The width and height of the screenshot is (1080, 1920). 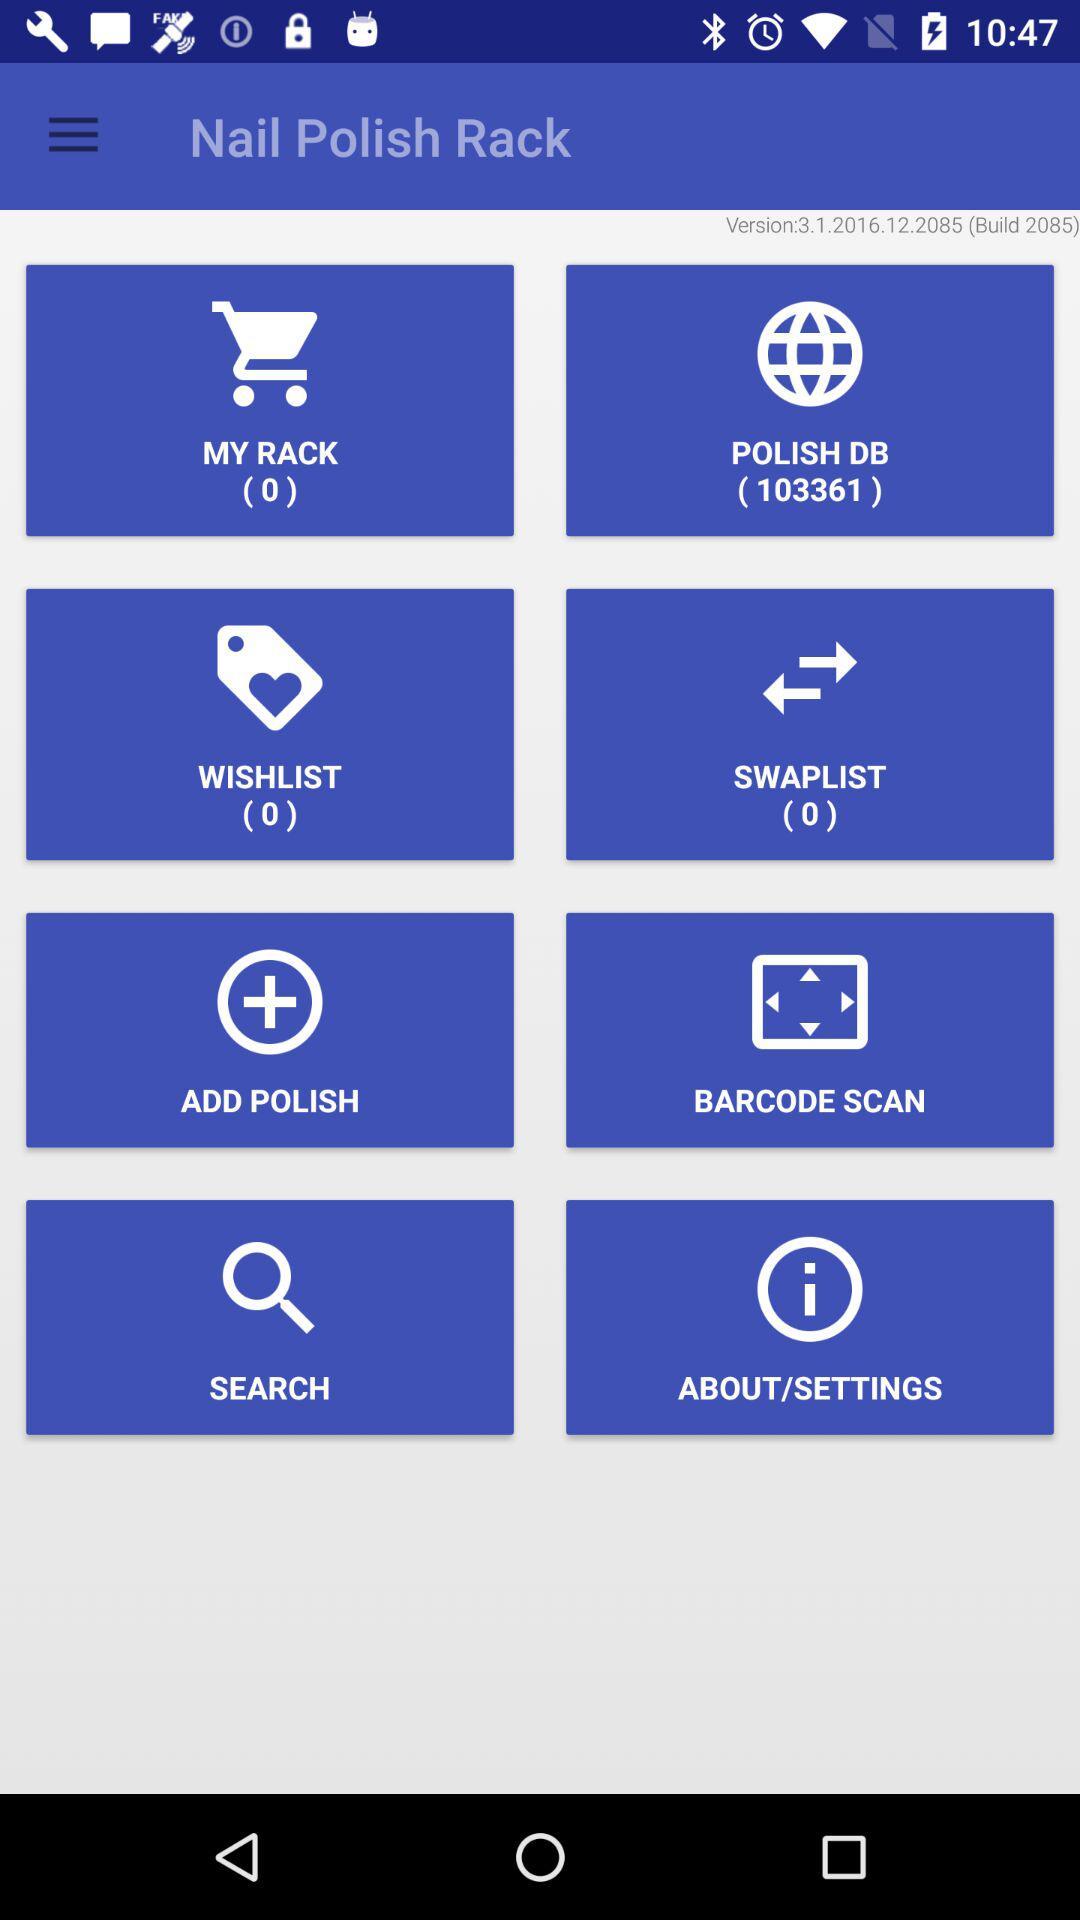 I want to click on item next to the barcode scan icon, so click(x=270, y=1030).